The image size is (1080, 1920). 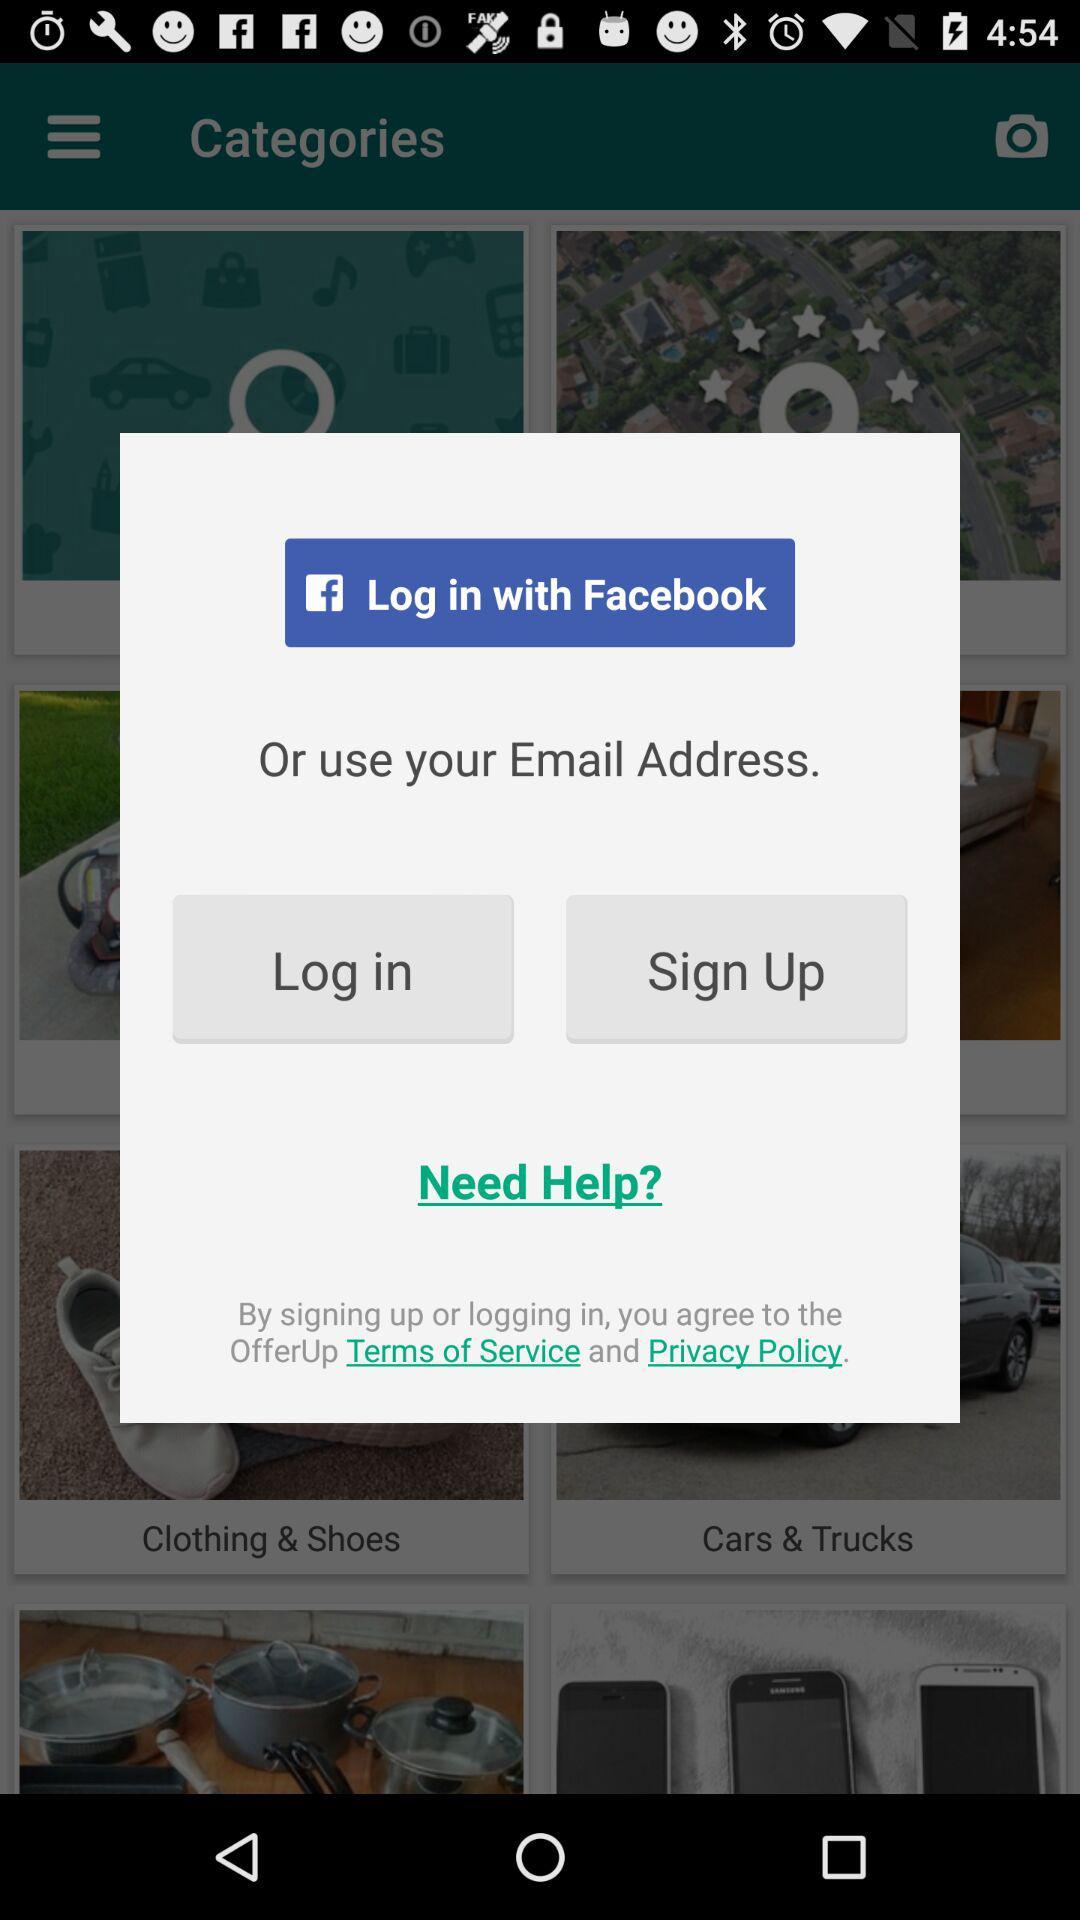 I want to click on need help? app, so click(x=540, y=1180).